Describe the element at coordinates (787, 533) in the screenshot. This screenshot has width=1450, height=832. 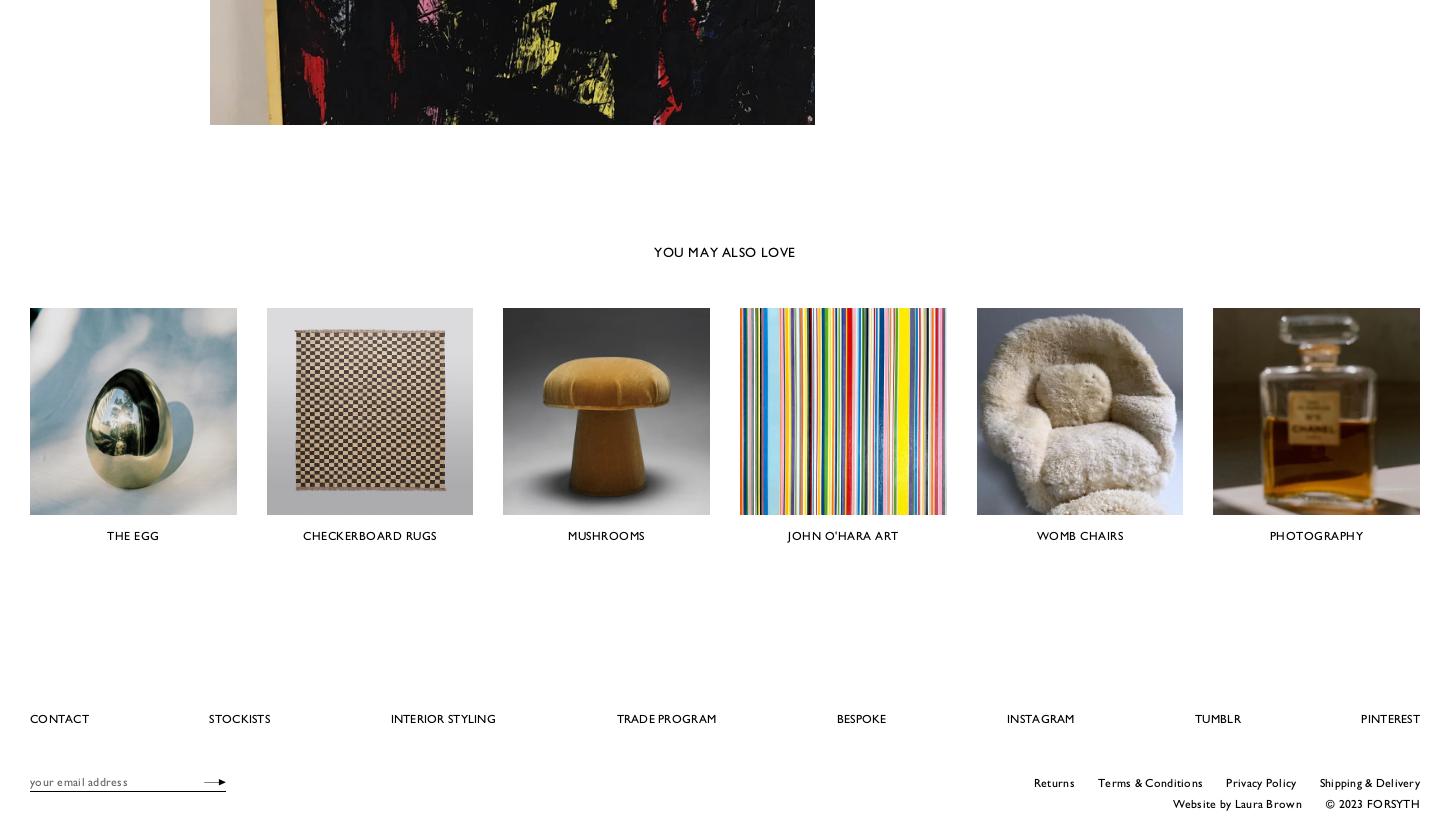
I see `'John O'Hara Art'` at that location.